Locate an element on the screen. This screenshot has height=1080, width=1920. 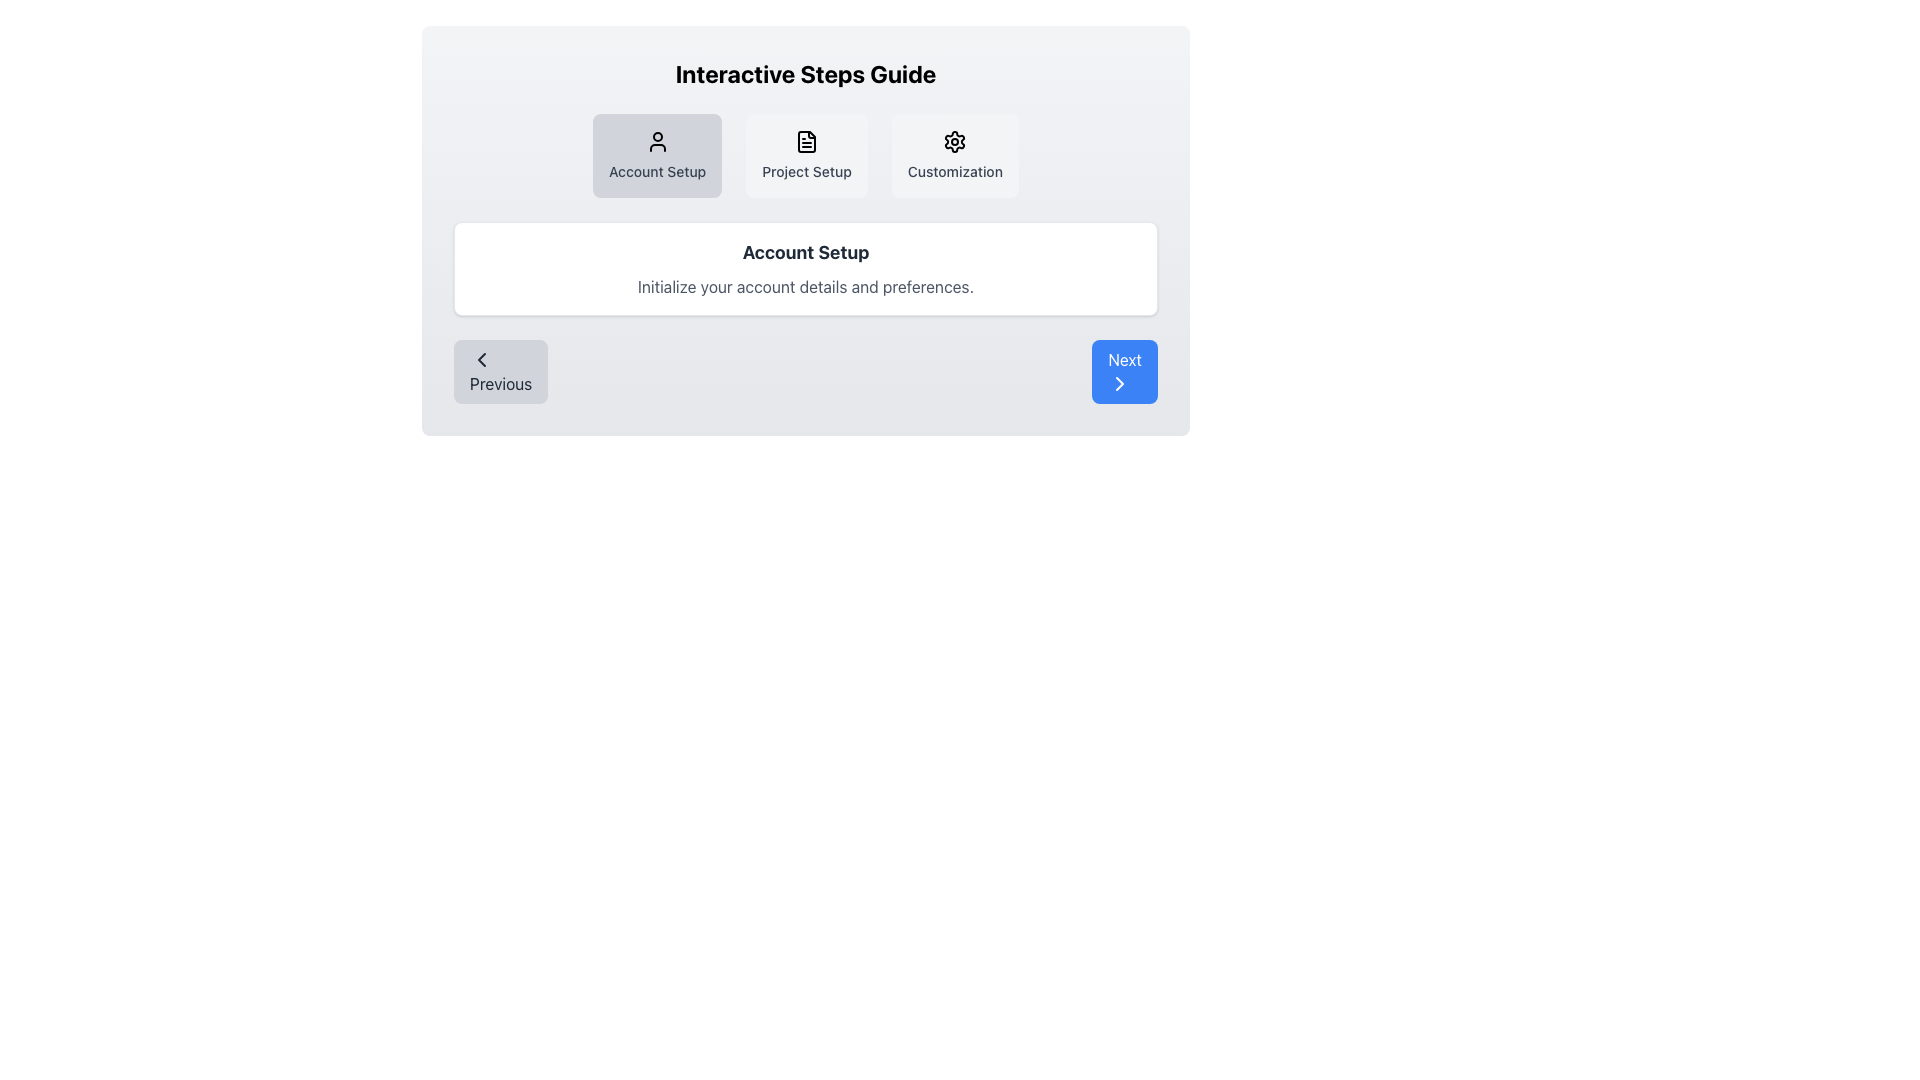
the 'Previous' button which is a light gray rounded button with a left-pointing chevron icon and dark gray text, located at the bottom of the step guide interface is located at coordinates (501, 371).